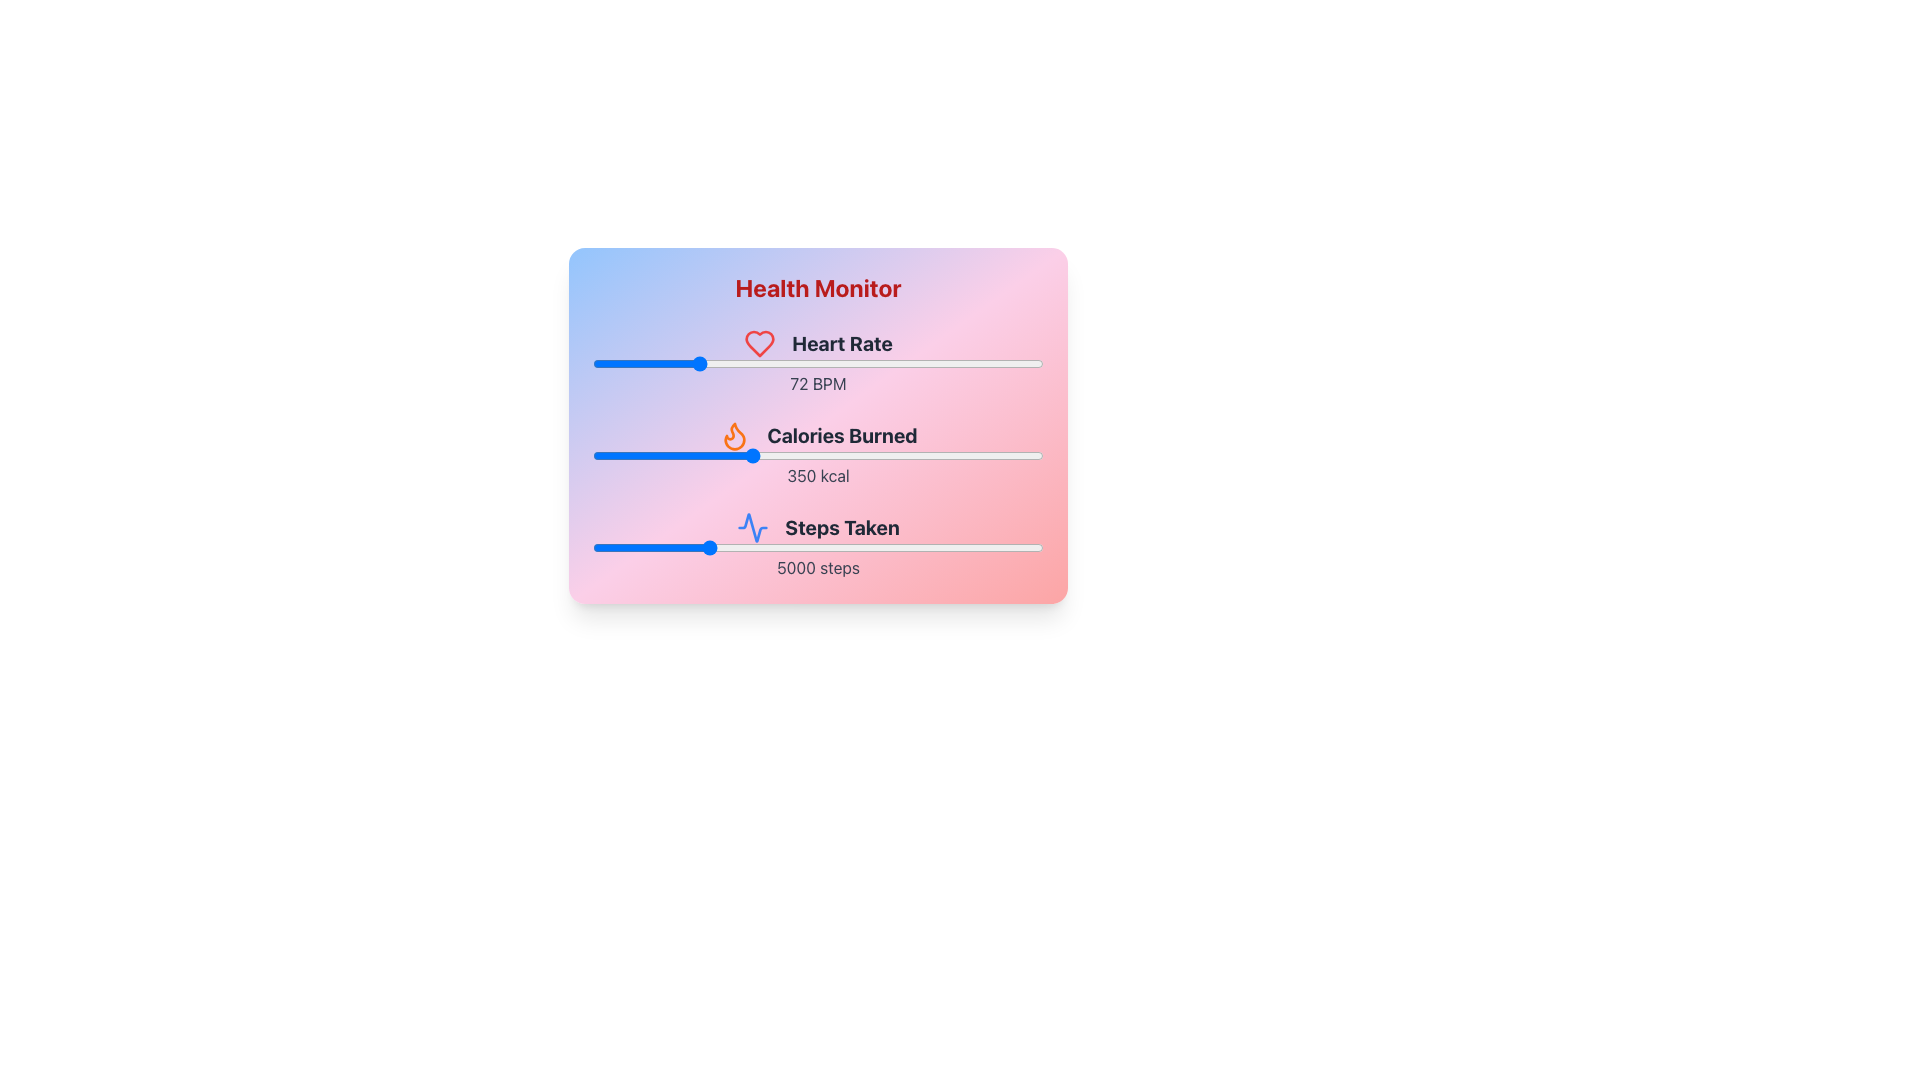 The width and height of the screenshot is (1920, 1080). What do you see at coordinates (842, 527) in the screenshot?
I see `the 'Steps Taken' label which identifies the context of the step metrics, positioned above the subtitle indicating '5000 steps'` at bounding box center [842, 527].